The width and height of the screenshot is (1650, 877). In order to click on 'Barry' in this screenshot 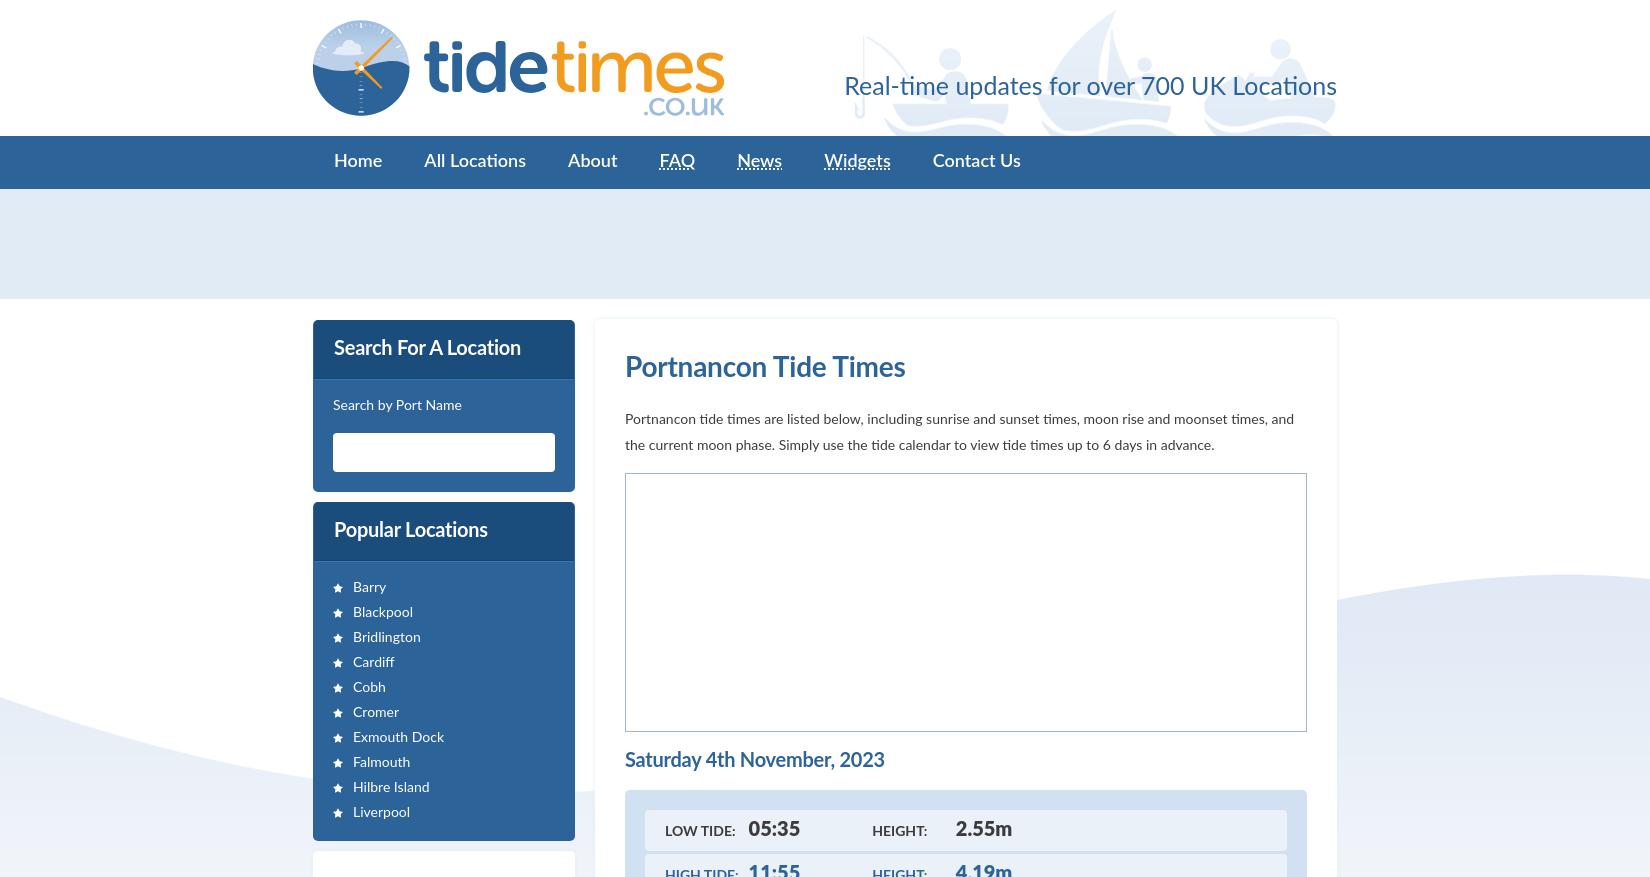, I will do `click(369, 587)`.